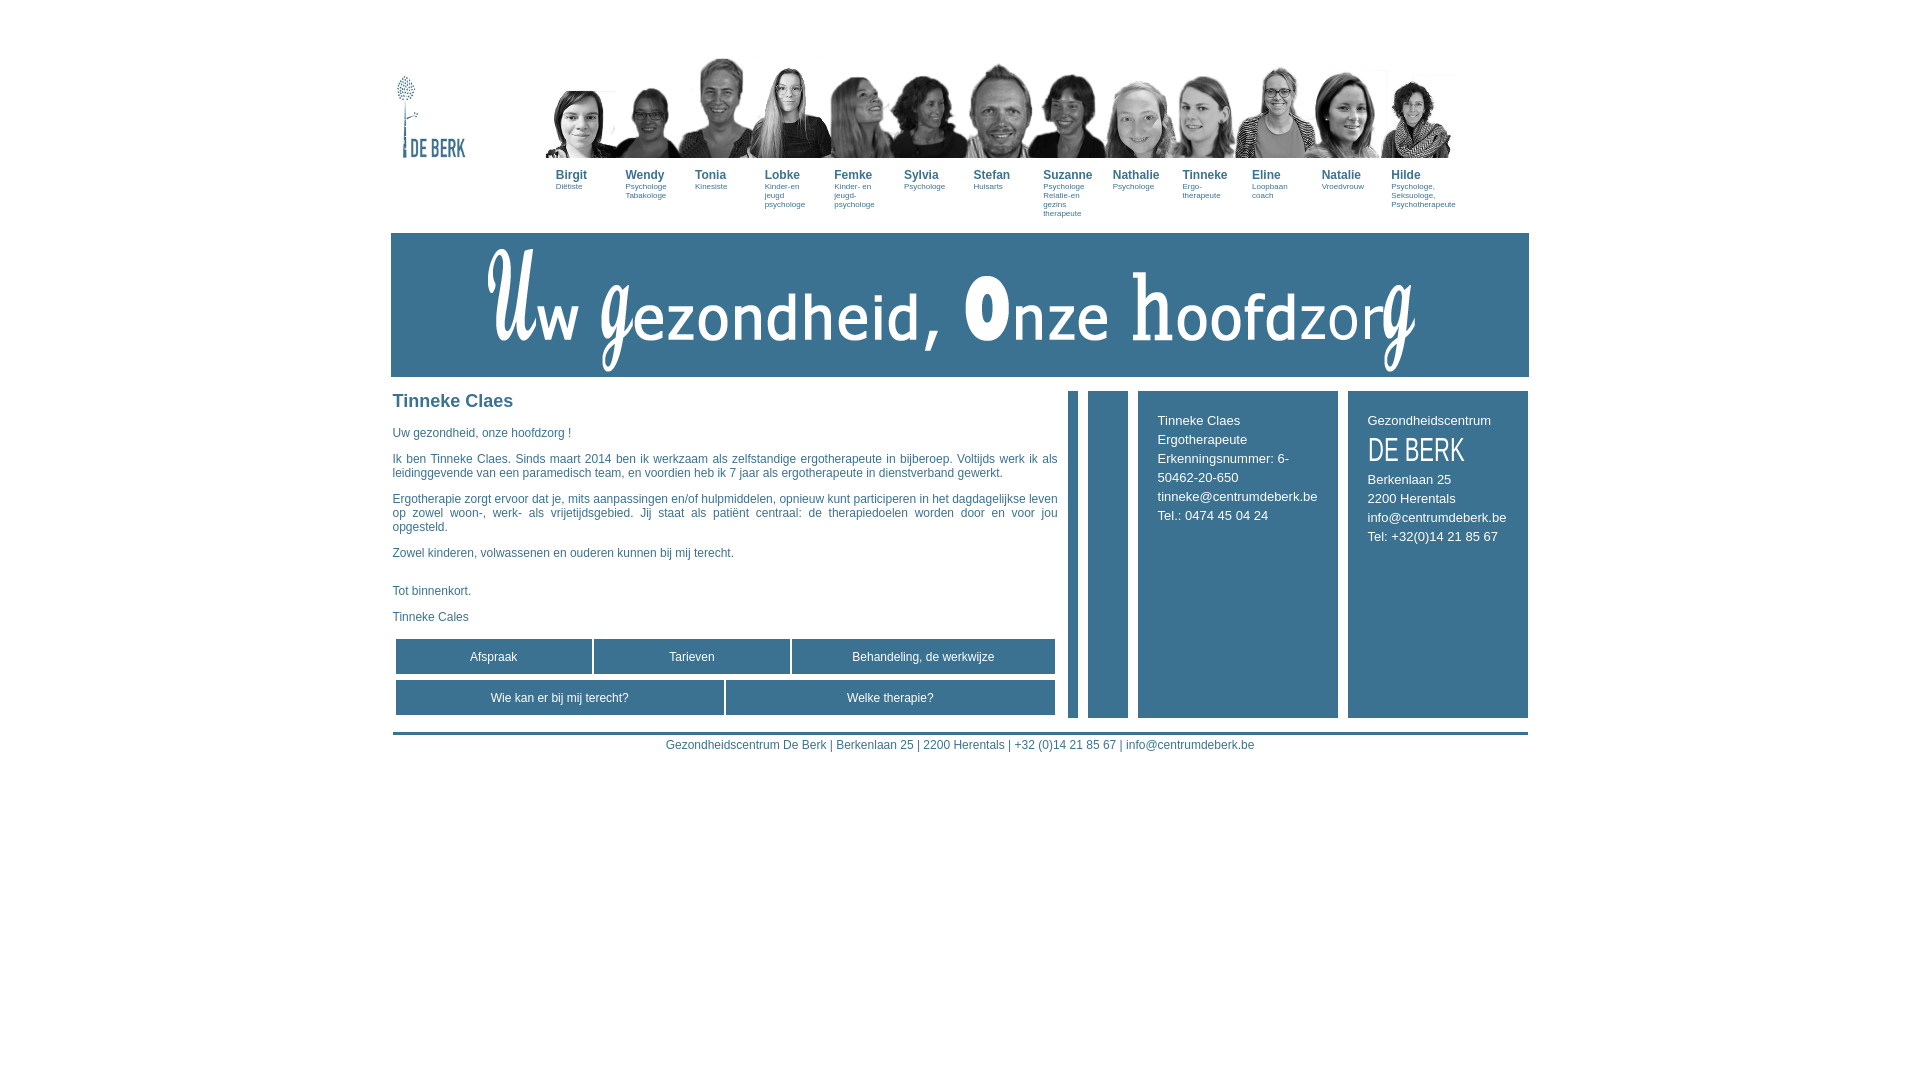 The height and width of the screenshot is (1080, 1920). I want to click on 'Afspraak', so click(493, 656).